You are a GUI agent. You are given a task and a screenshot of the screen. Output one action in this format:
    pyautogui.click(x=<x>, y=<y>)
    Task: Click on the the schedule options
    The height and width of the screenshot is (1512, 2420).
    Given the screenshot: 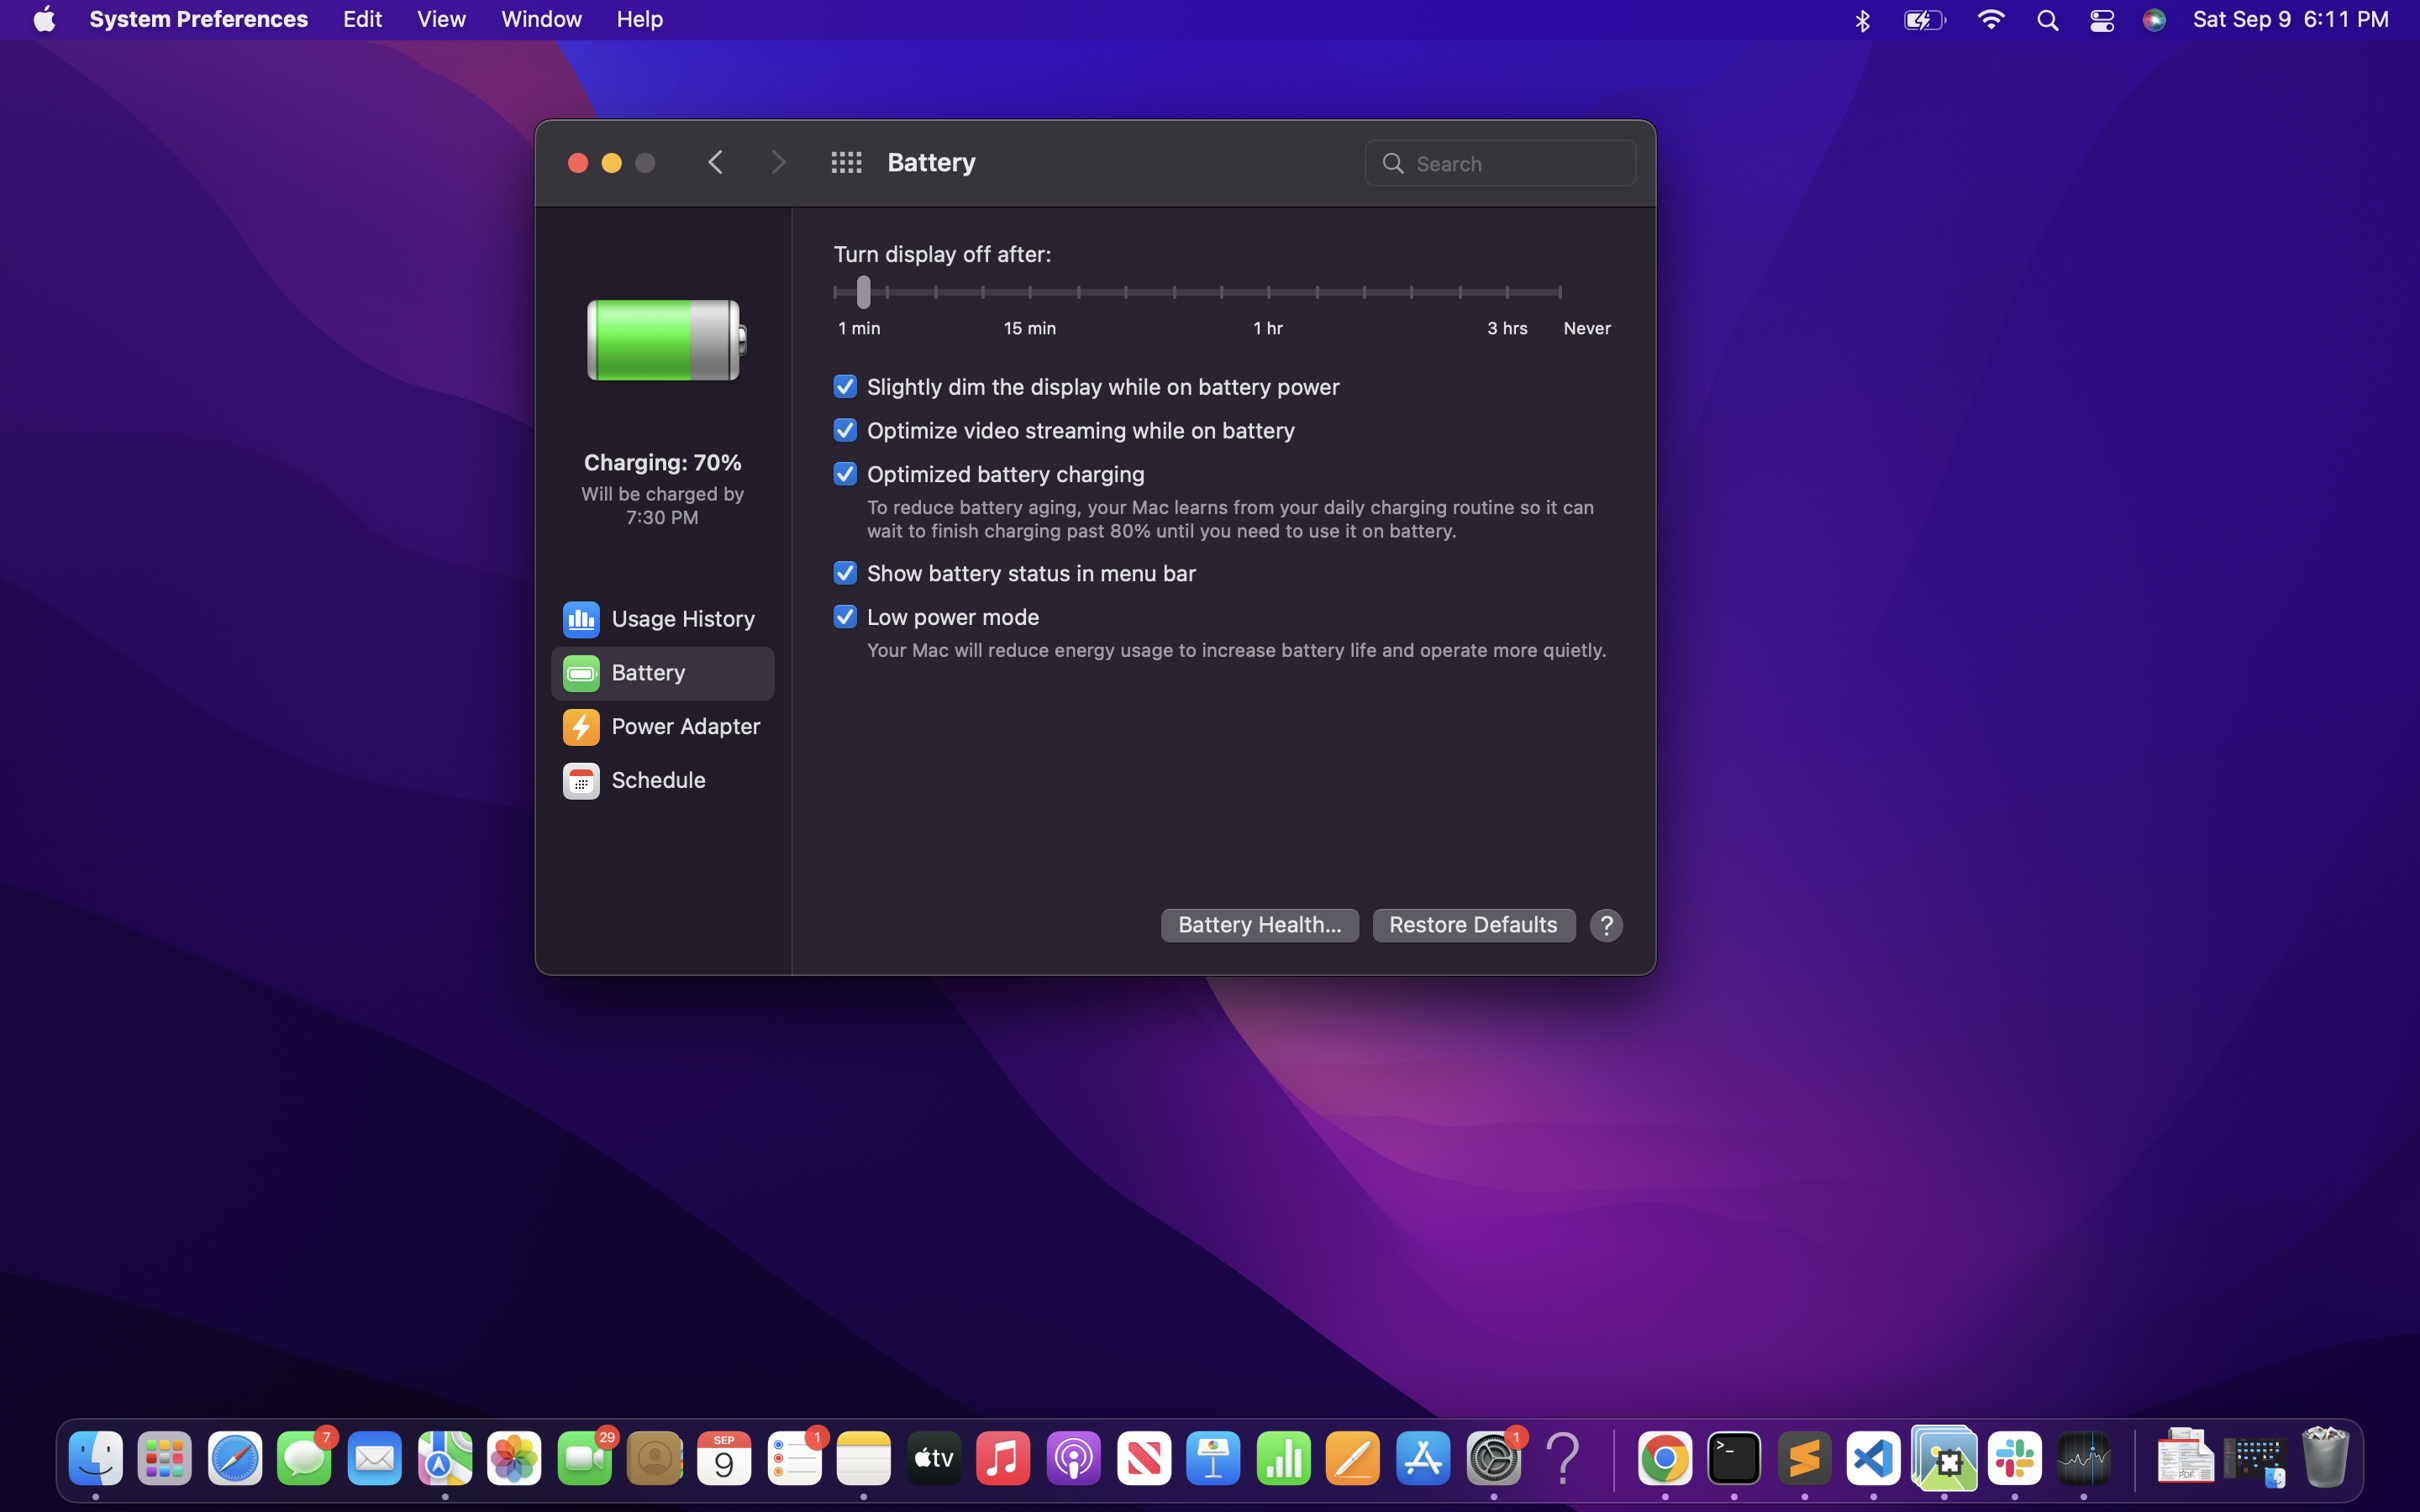 What is the action you would take?
    pyautogui.click(x=660, y=781)
    